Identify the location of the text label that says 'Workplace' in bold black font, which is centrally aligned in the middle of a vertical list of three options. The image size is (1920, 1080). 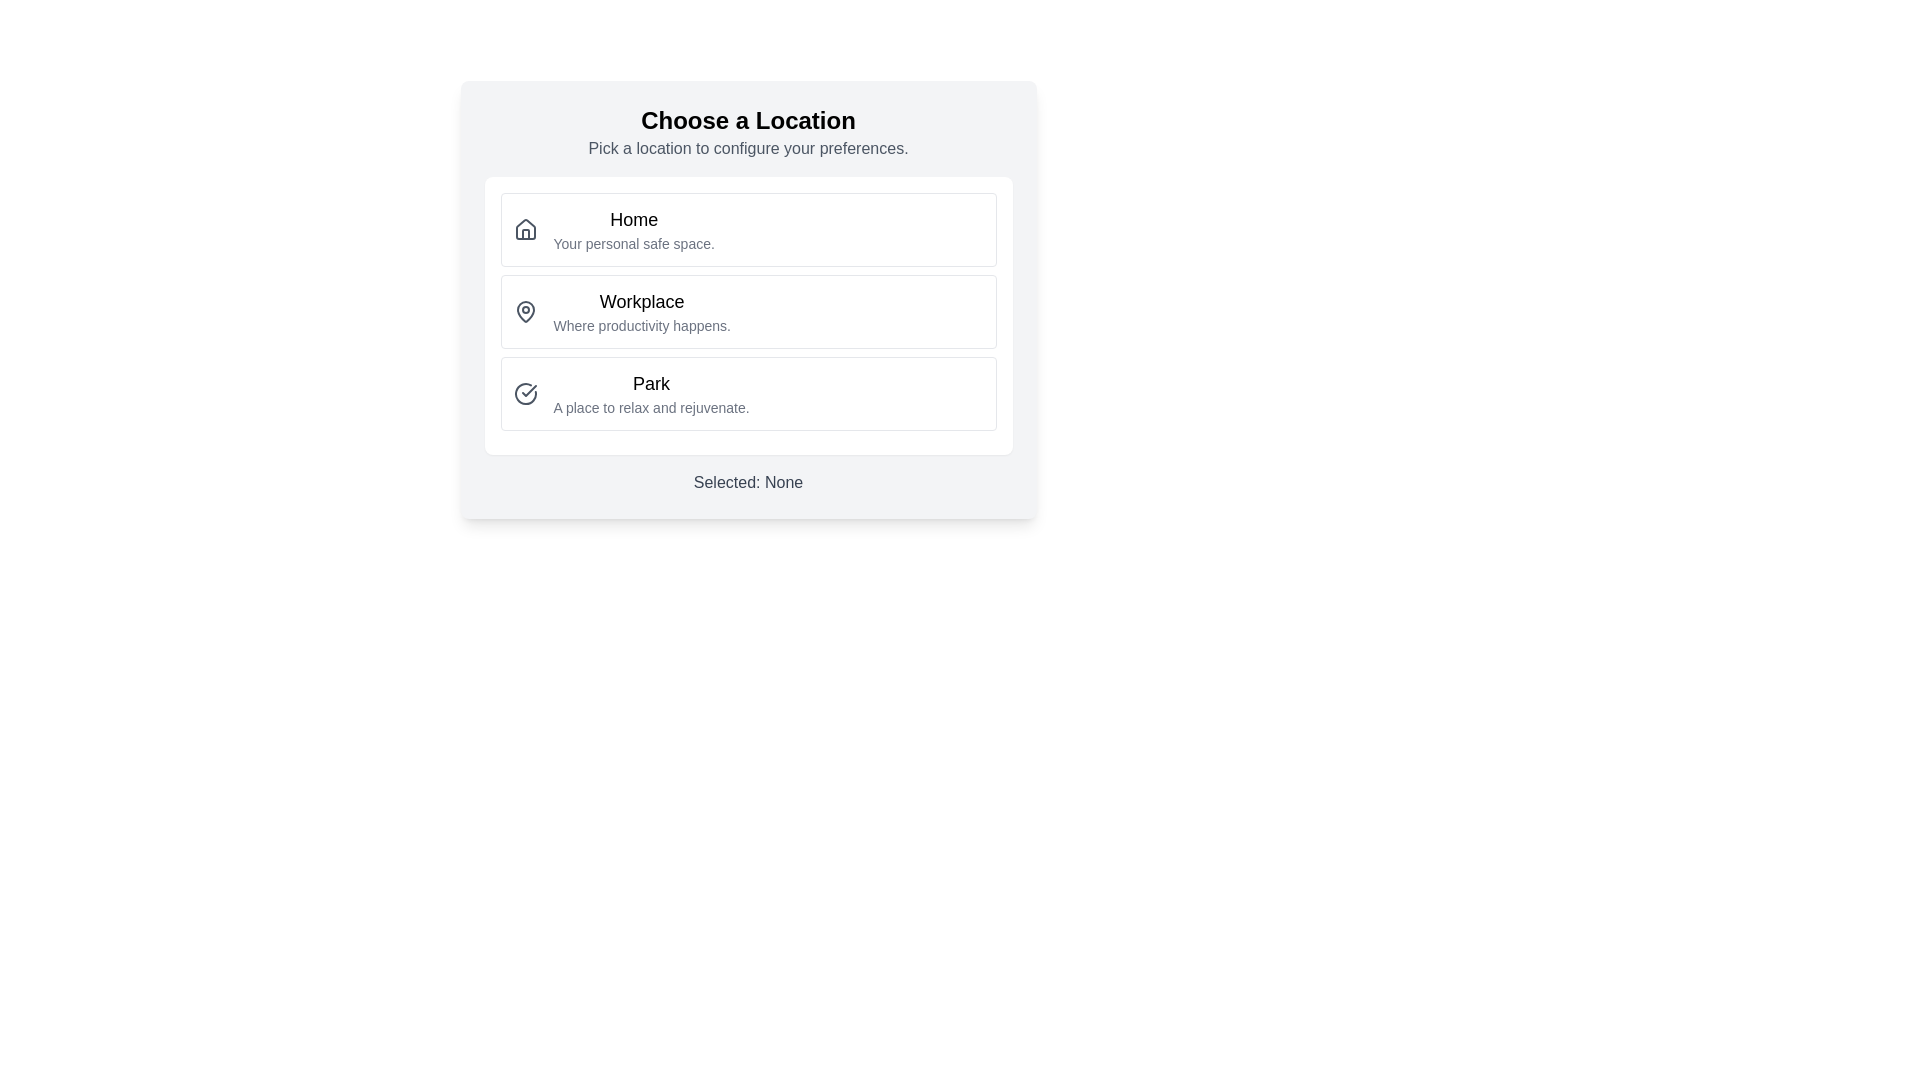
(642, 312).